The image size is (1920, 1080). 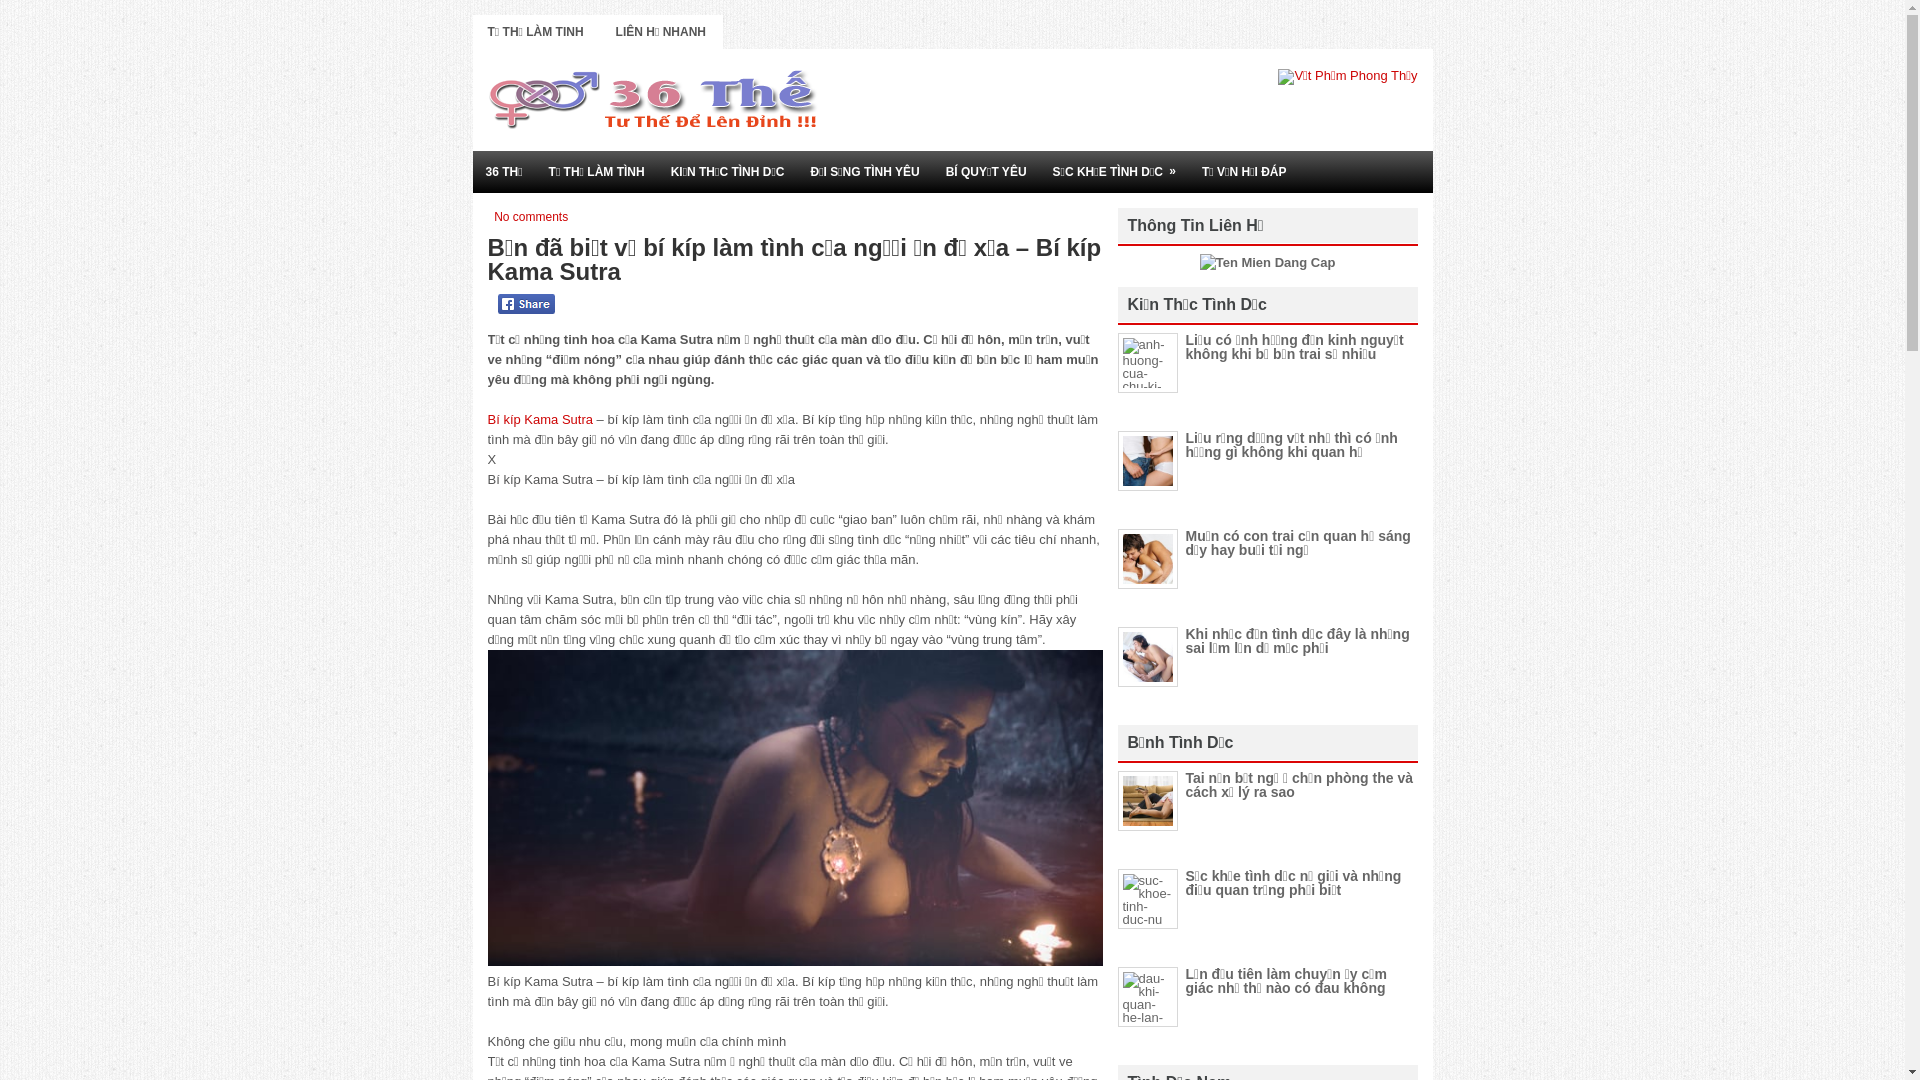 I want to click on 'No comments', so click(x=494, y=216).